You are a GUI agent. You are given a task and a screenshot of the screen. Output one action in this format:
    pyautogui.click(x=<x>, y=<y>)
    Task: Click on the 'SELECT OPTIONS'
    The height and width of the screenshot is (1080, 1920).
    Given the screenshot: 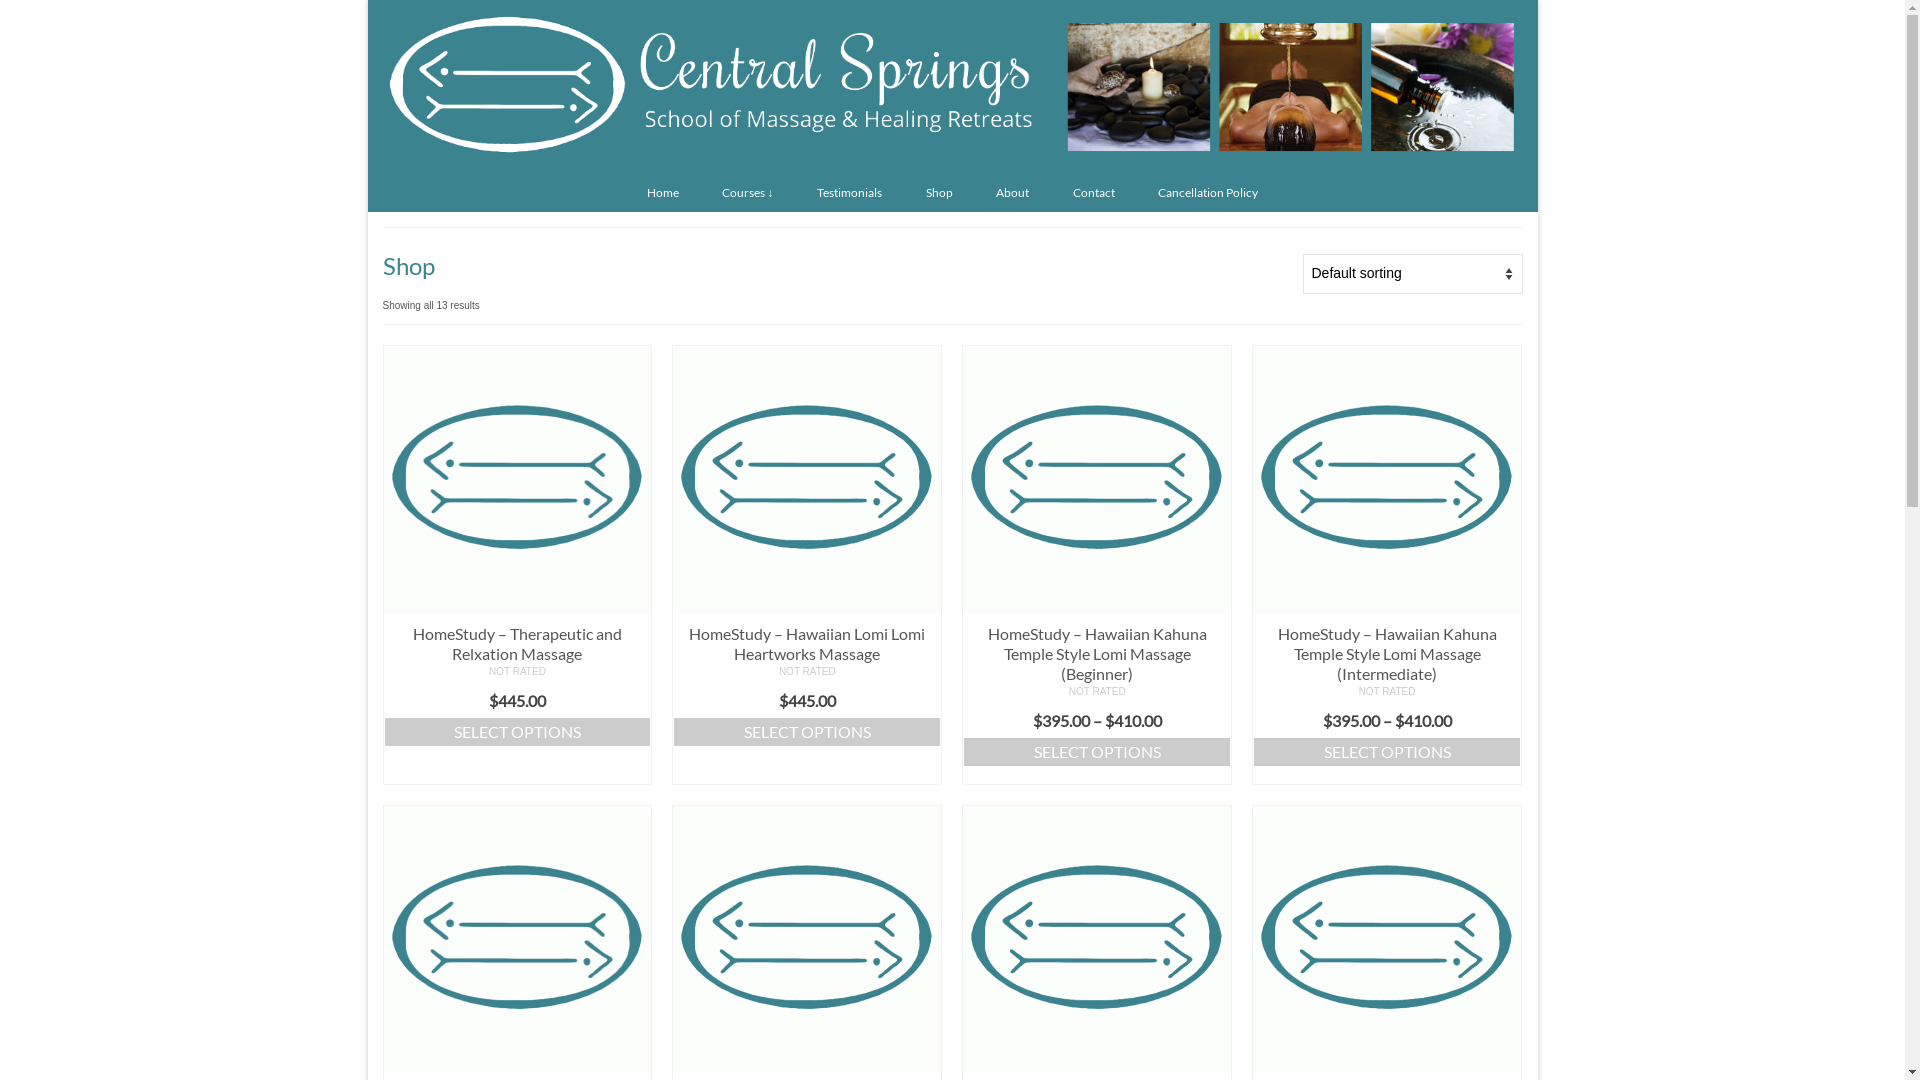 What is the action you would take?
    pyautogui.click(x=518, y=732)
    